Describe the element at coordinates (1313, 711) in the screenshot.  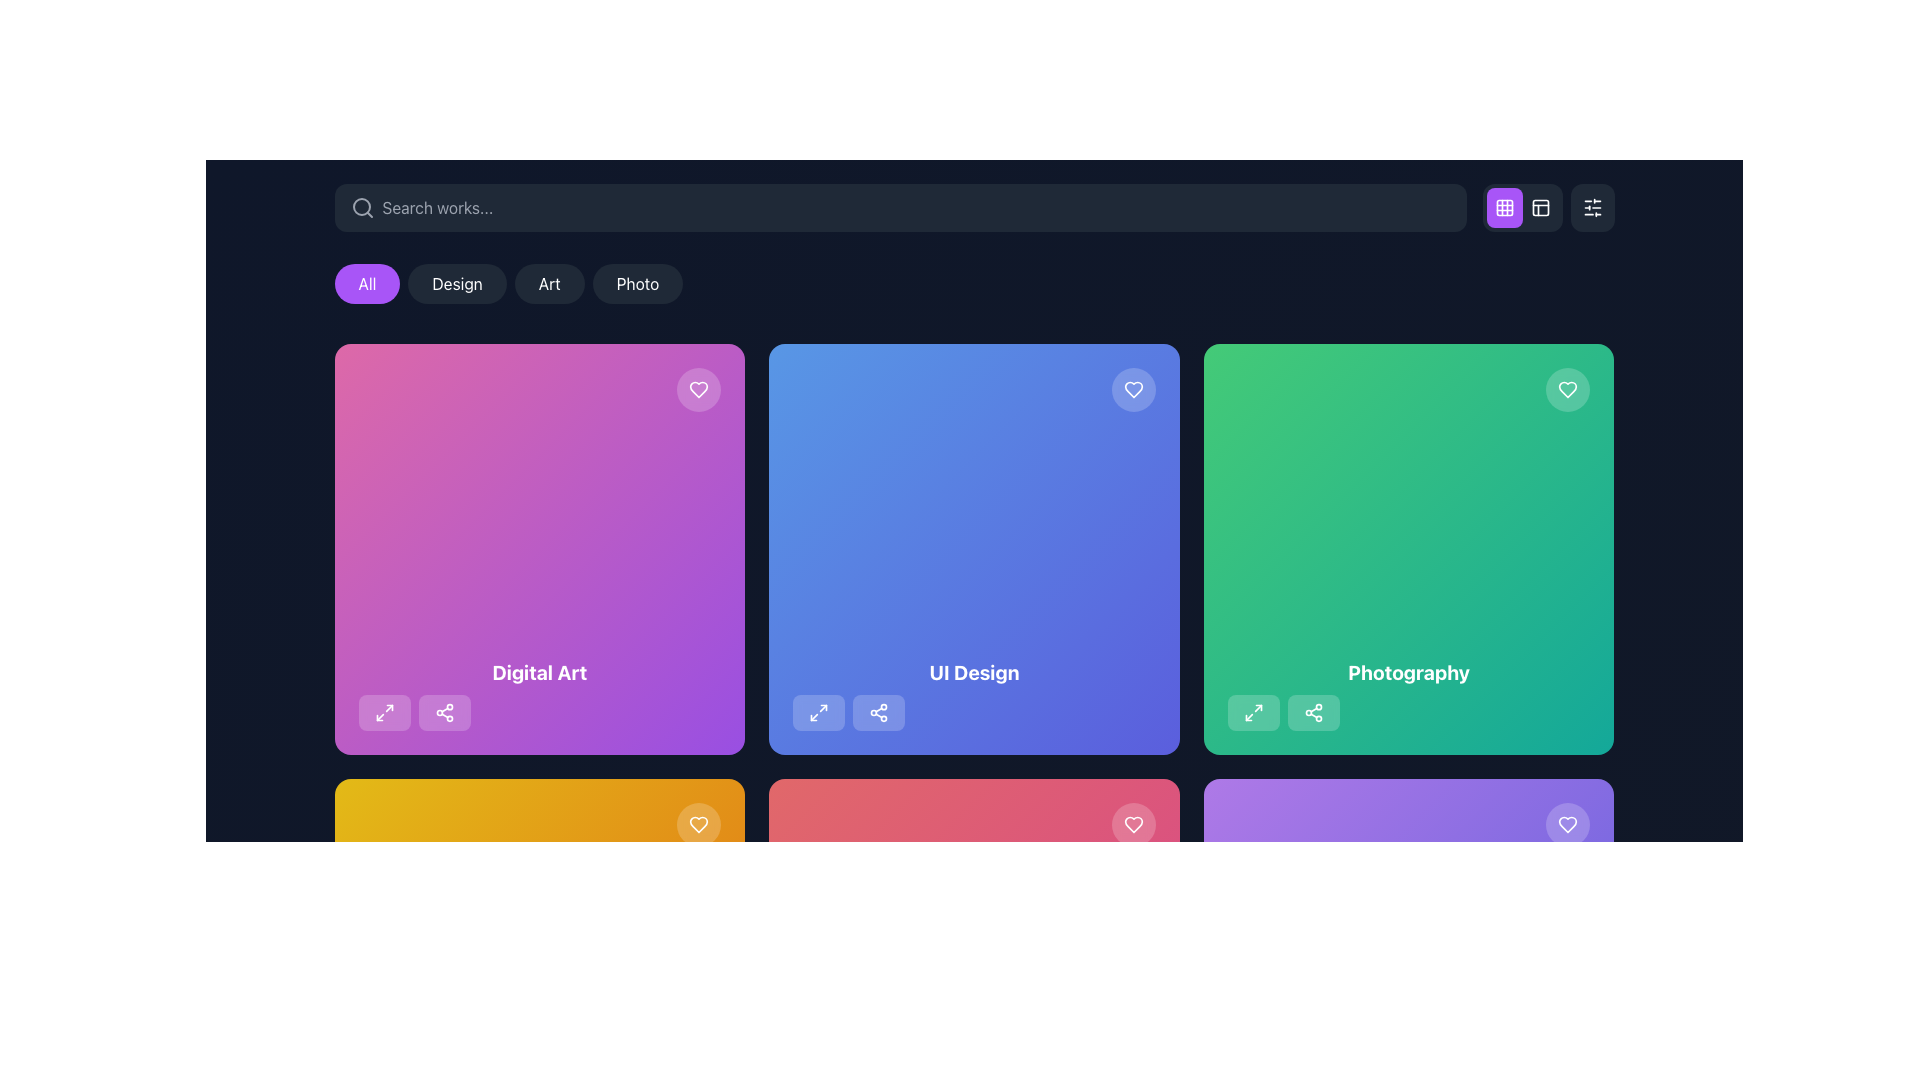
I see `the share icon located in the bottom-right corner of the green 'Photography' card` at that location.